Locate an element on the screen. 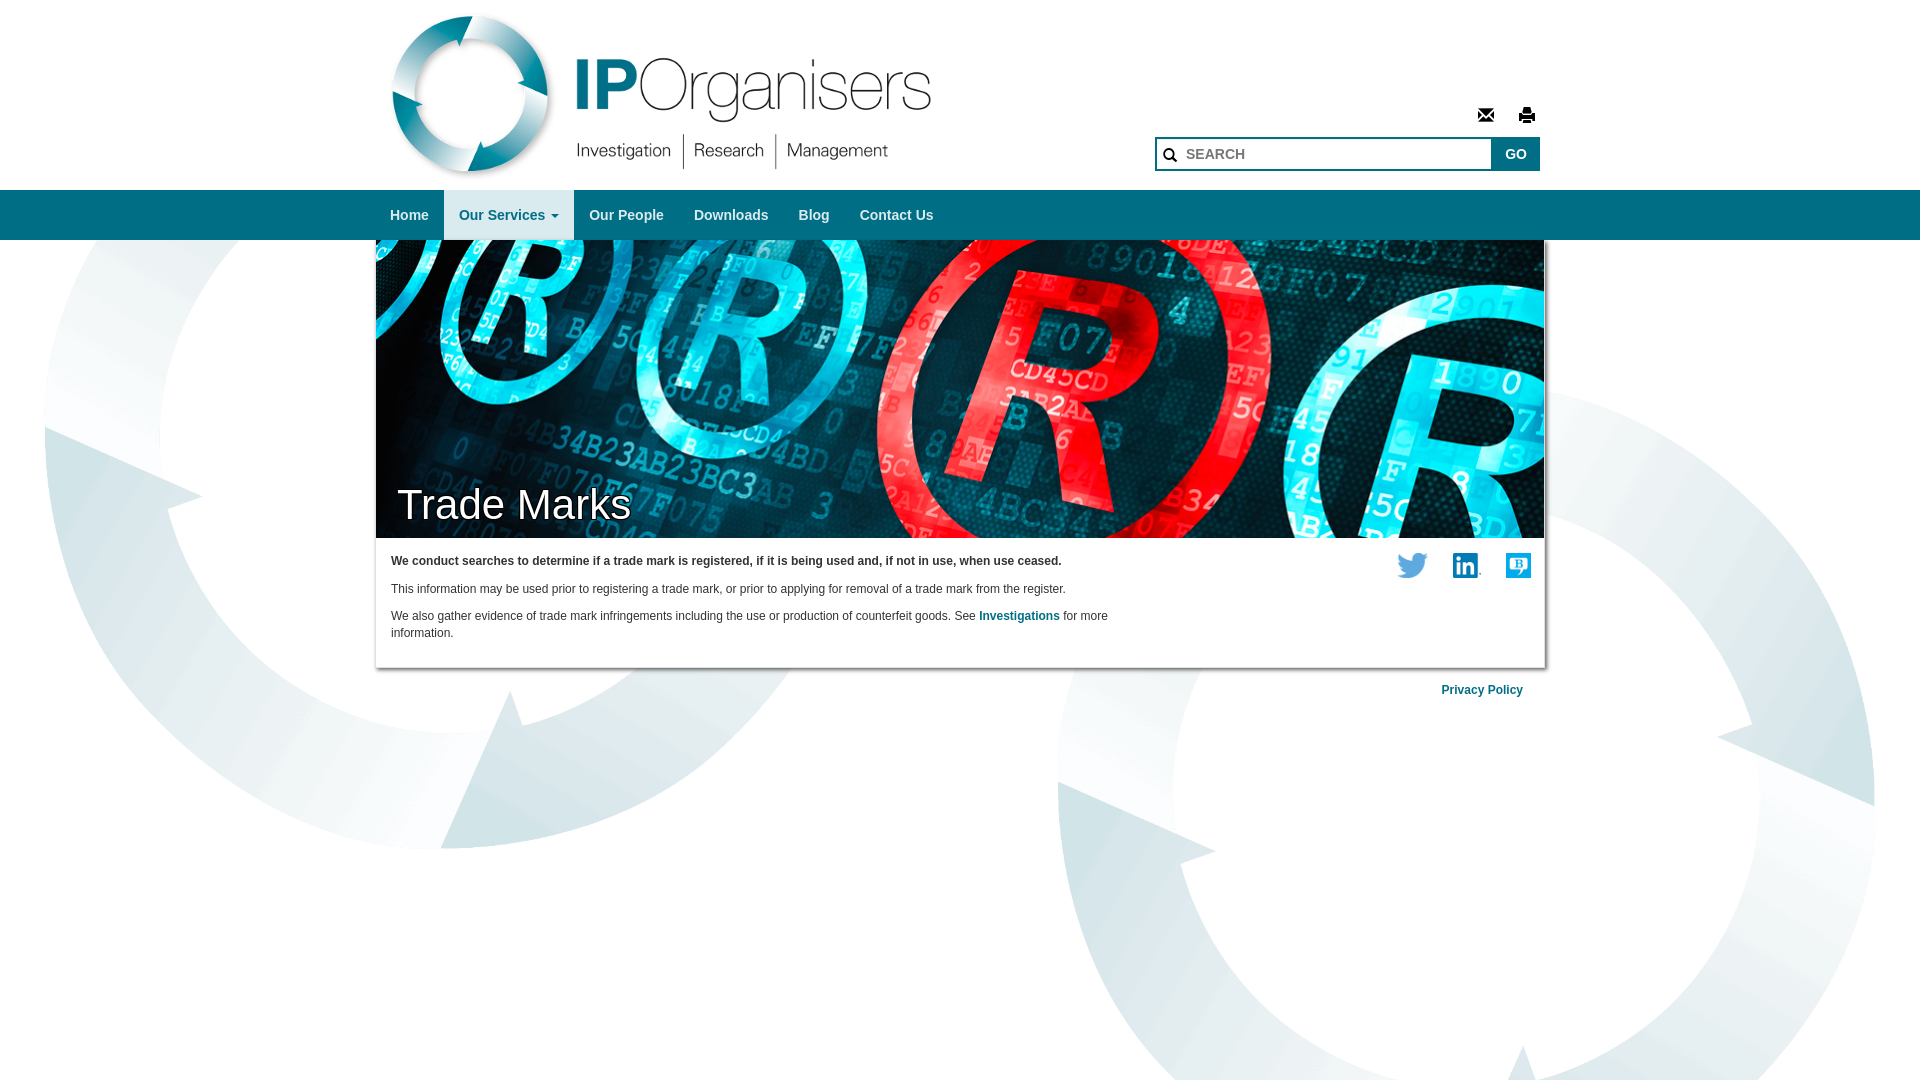  'Downloads' is located at coordinates (730, 215).